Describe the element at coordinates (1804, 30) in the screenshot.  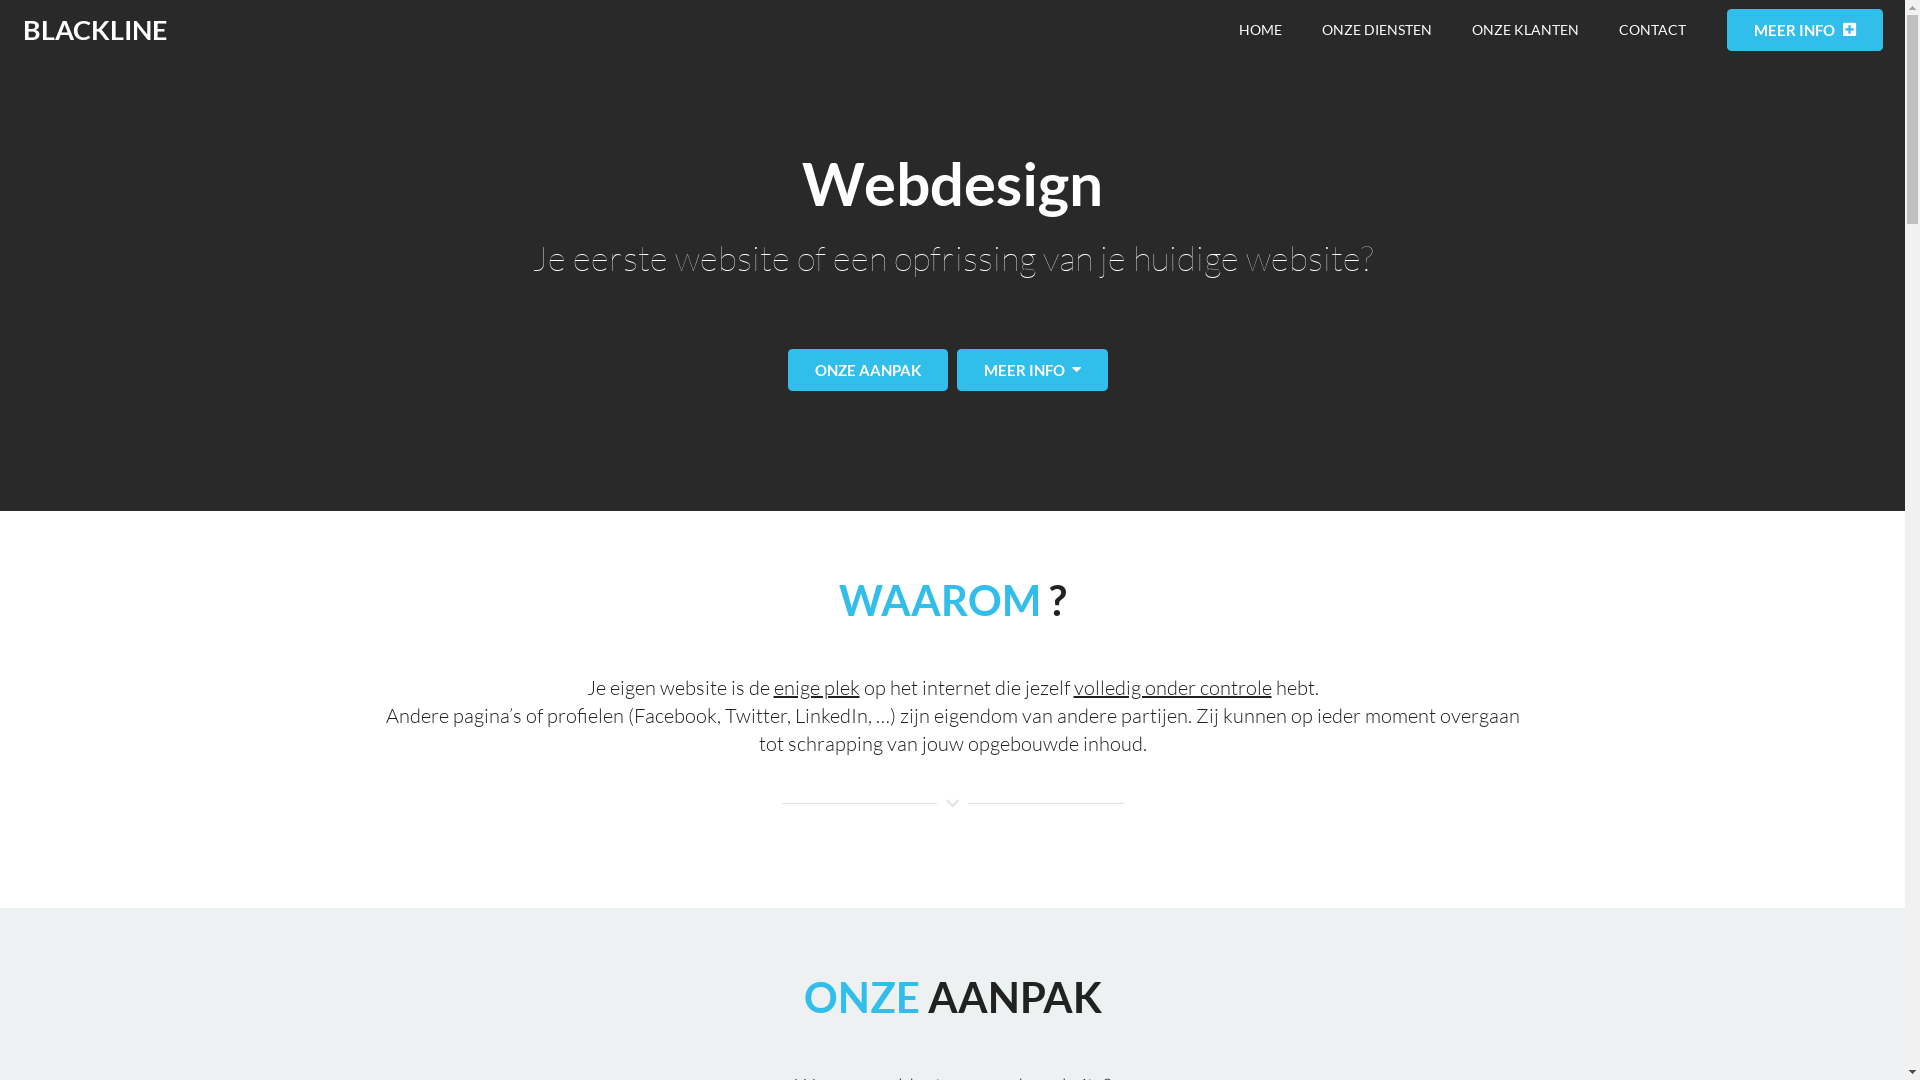
I see `'MEER INFO'` at that location.